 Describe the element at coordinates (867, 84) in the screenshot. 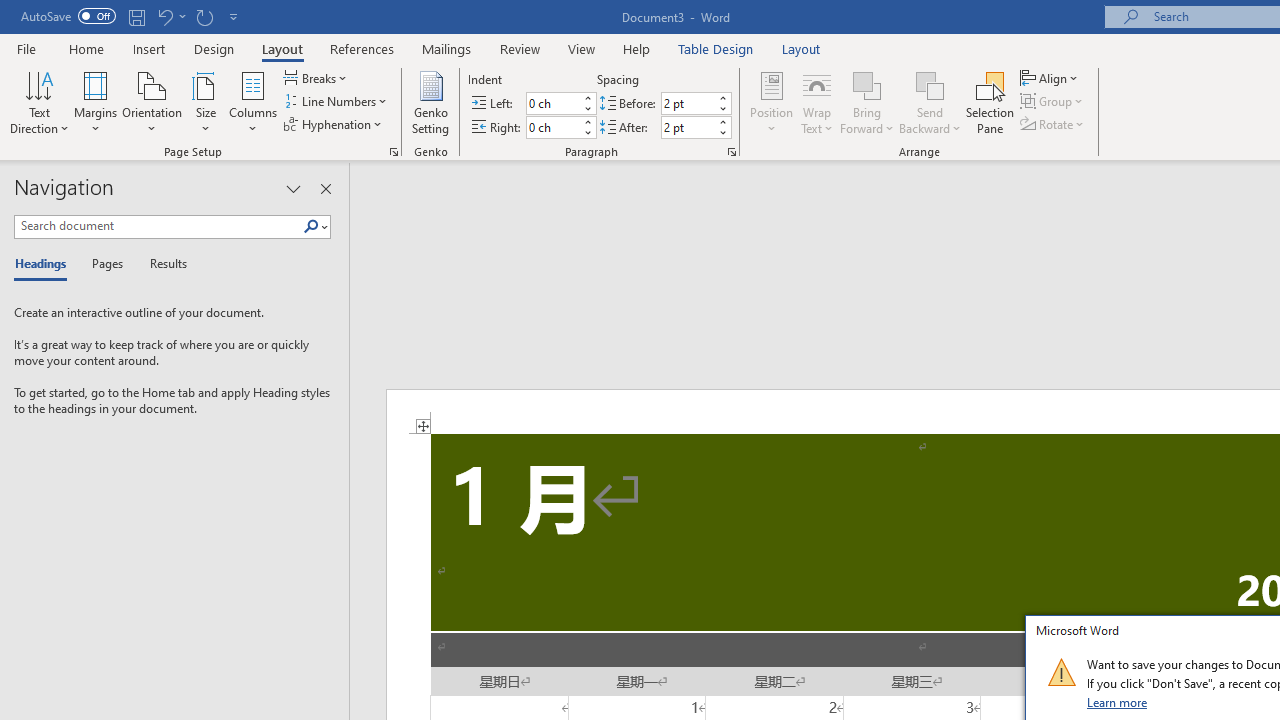

I see `'Bring Forward'` at that location.